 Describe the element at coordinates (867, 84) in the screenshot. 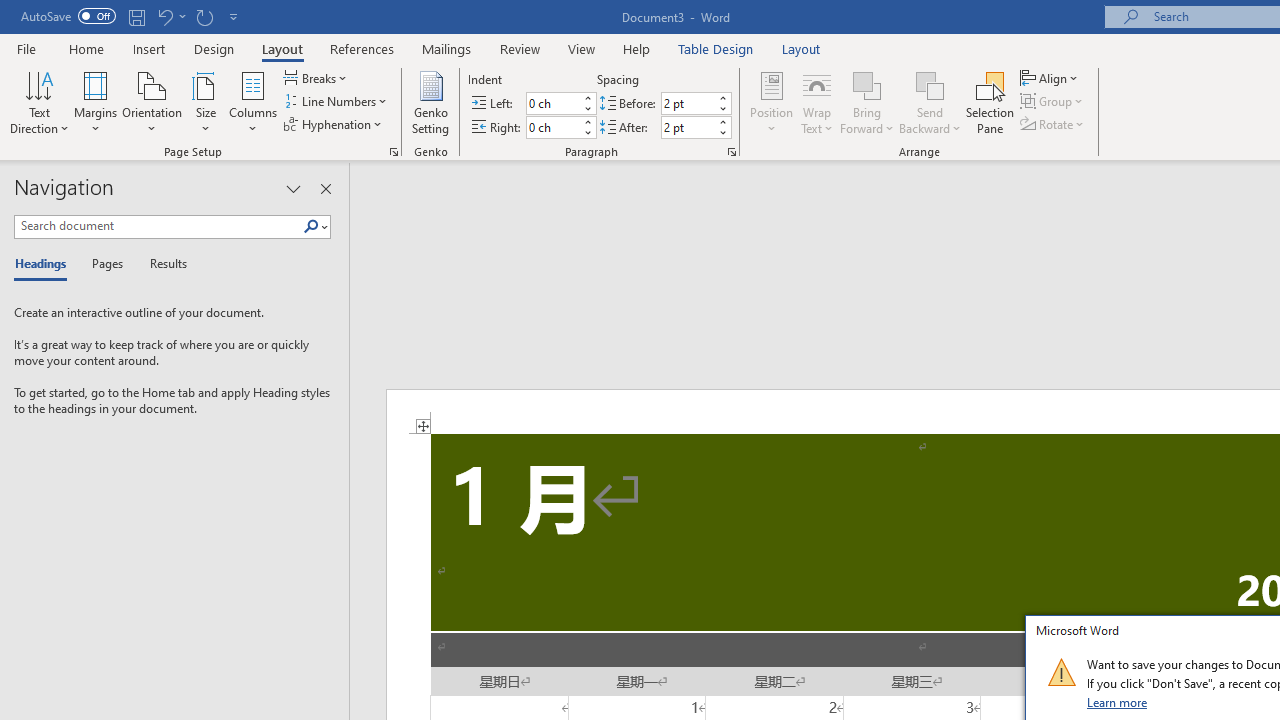

I see `'Bring Forward'` at that location.